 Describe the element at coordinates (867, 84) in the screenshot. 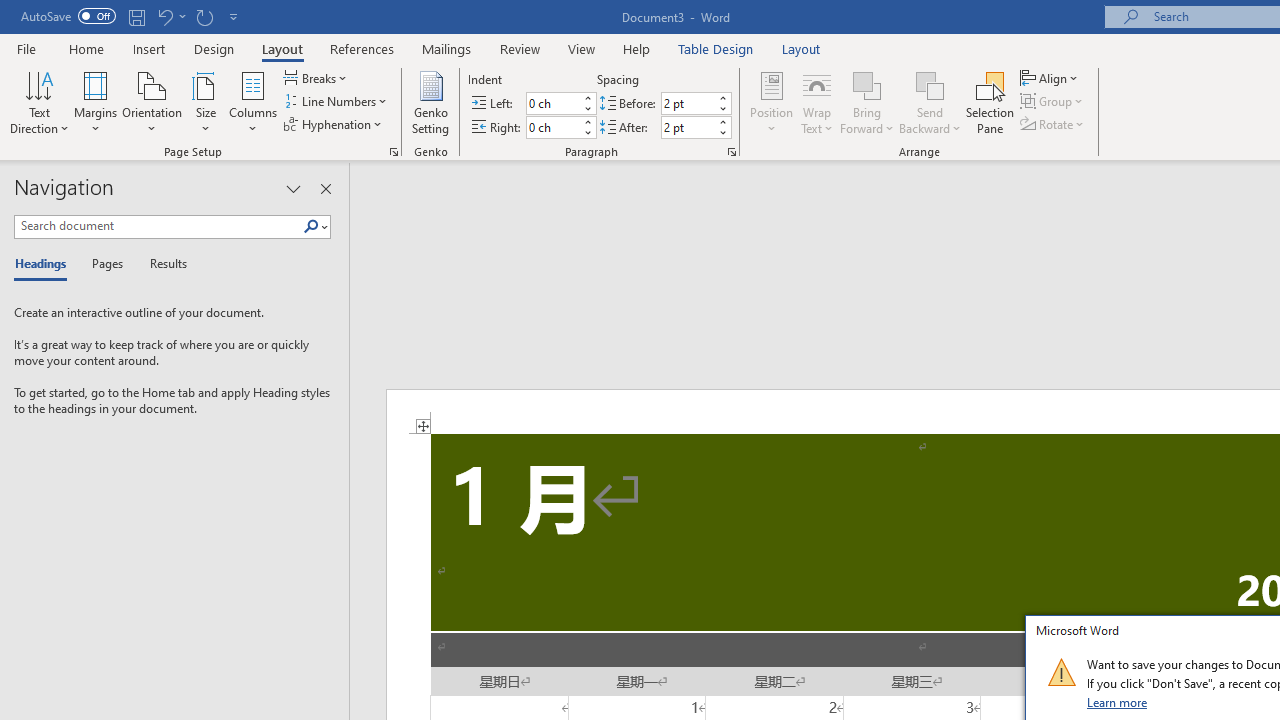

I see `'Bring Forward'` at that location.